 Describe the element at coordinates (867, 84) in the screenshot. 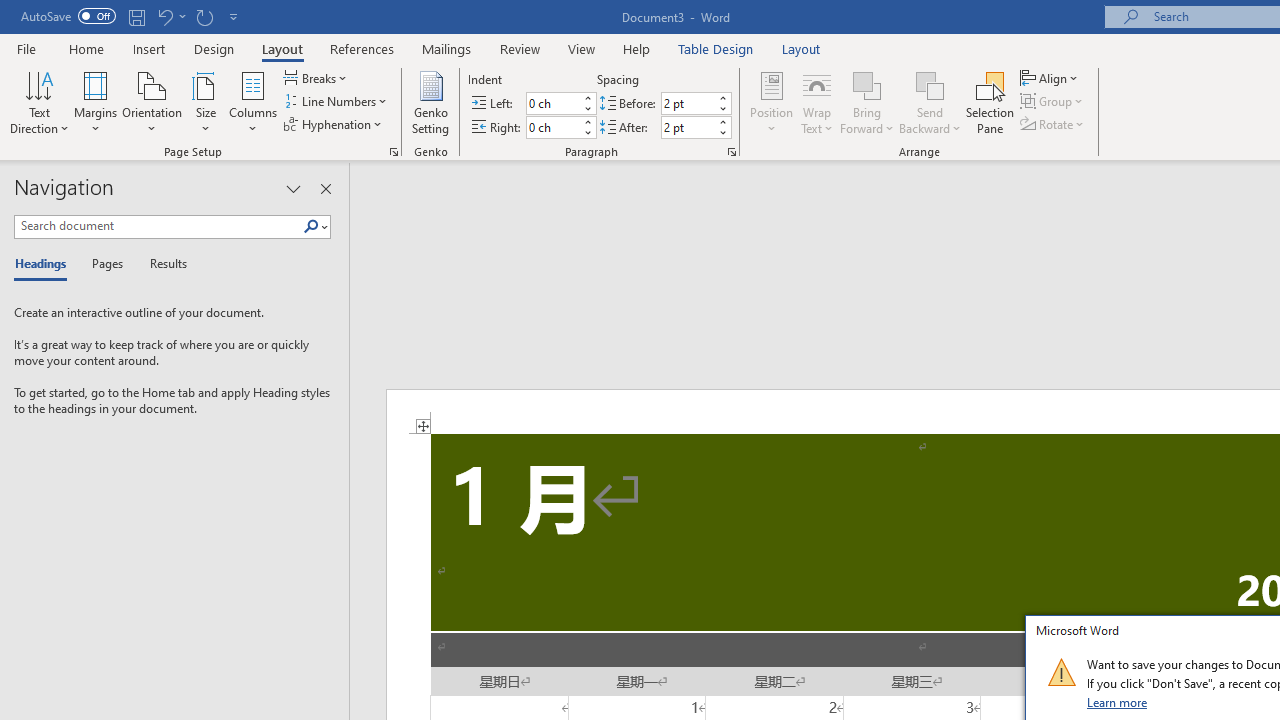

I see `'Bring Forward'` at that location.